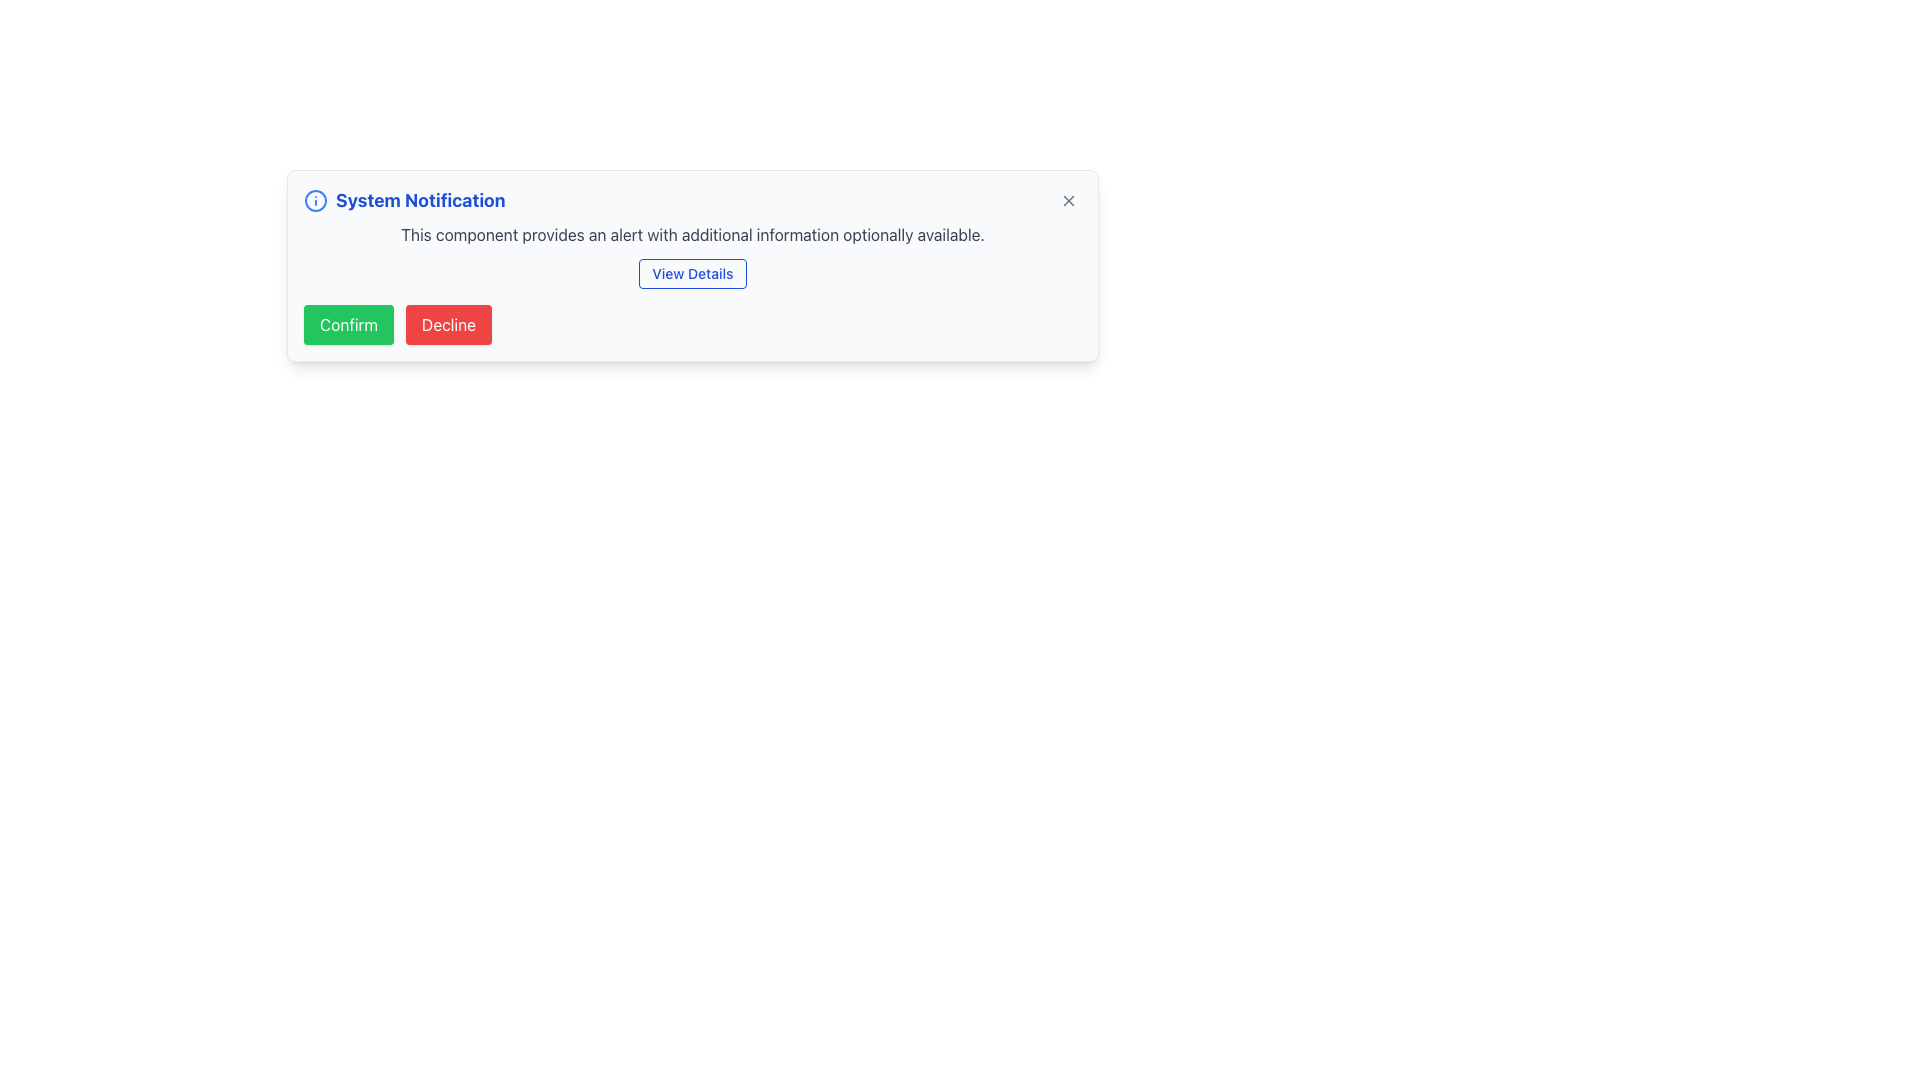 This screenshot has width=1920, height=1080. What do you see at coordinates (1068, 200) in the screenshot?
I see `the close button located at the far right of the 'System Notification' header` at bounding box center [1068, 200].